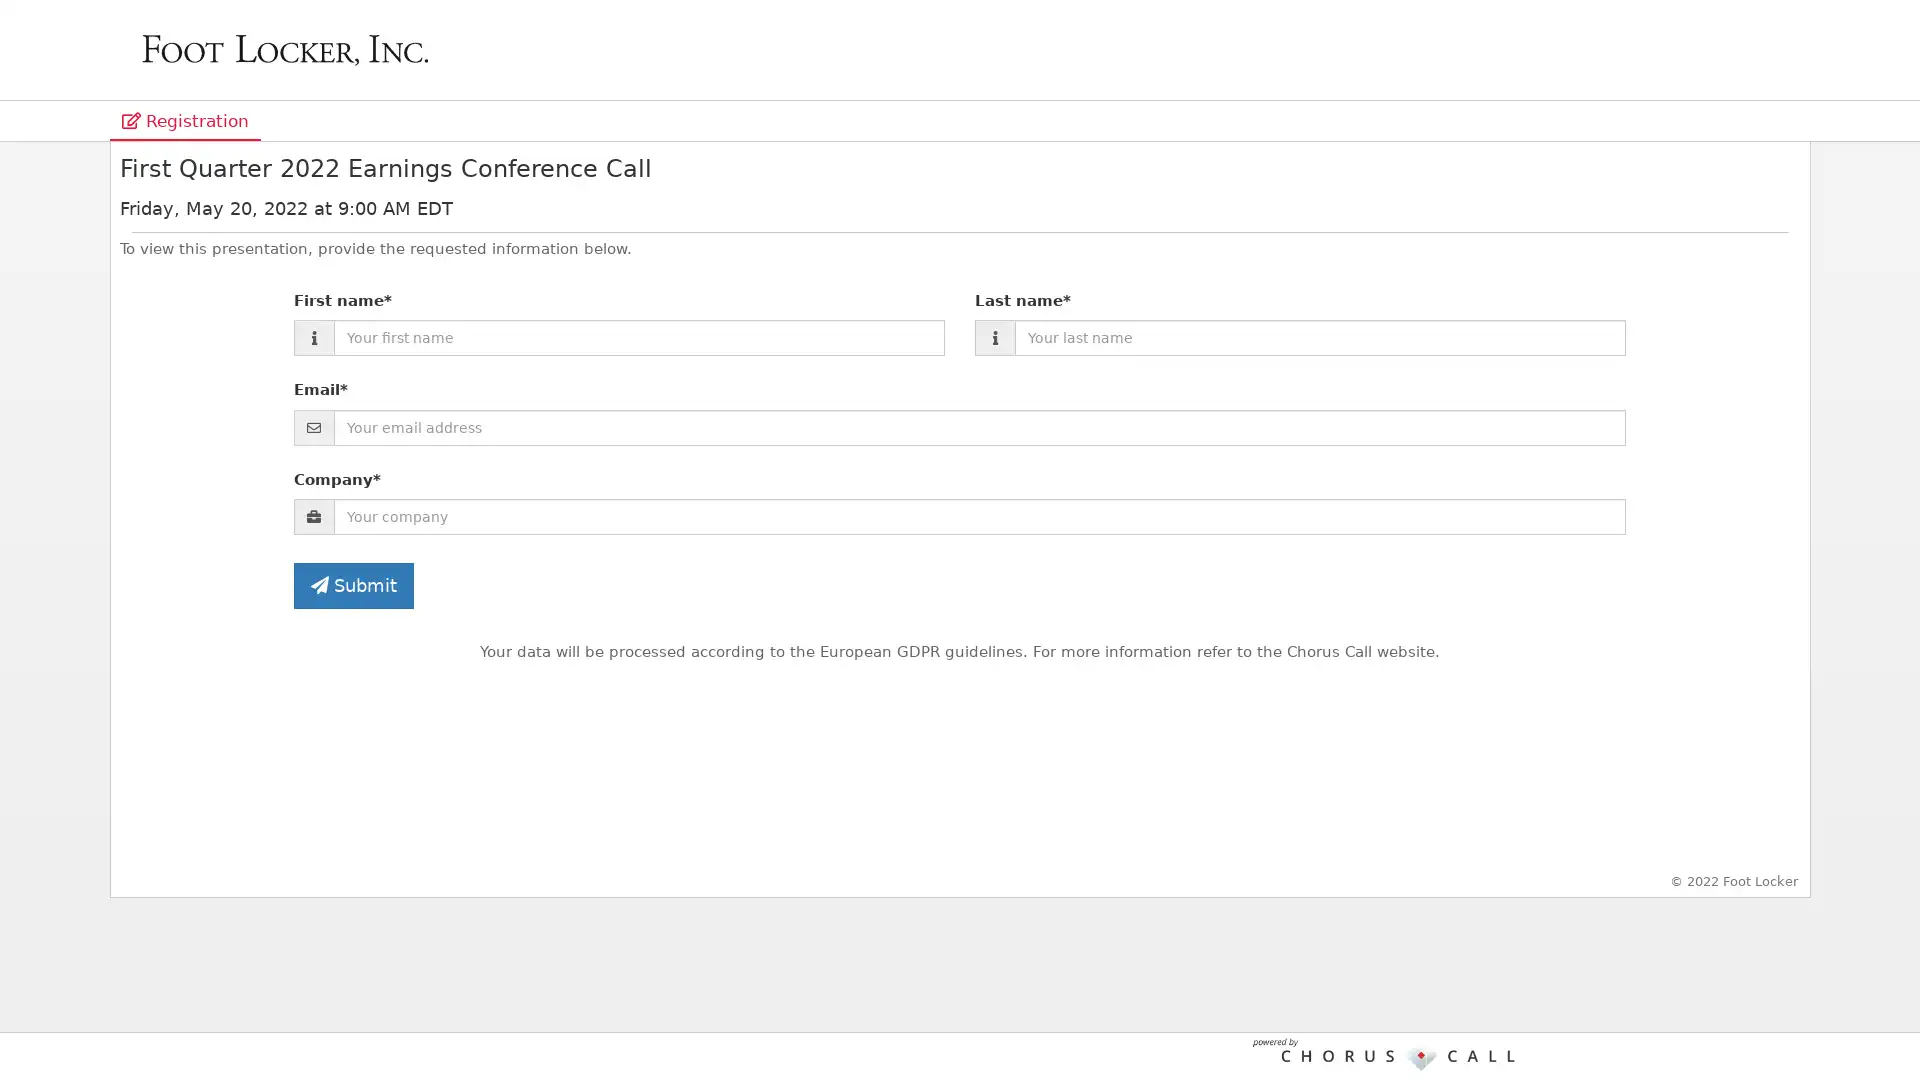 The width and height of the screenshot is (1920, 1080). Describe the element at coordinates (353, 585) in the screenshot. I see `Submit` at that location.